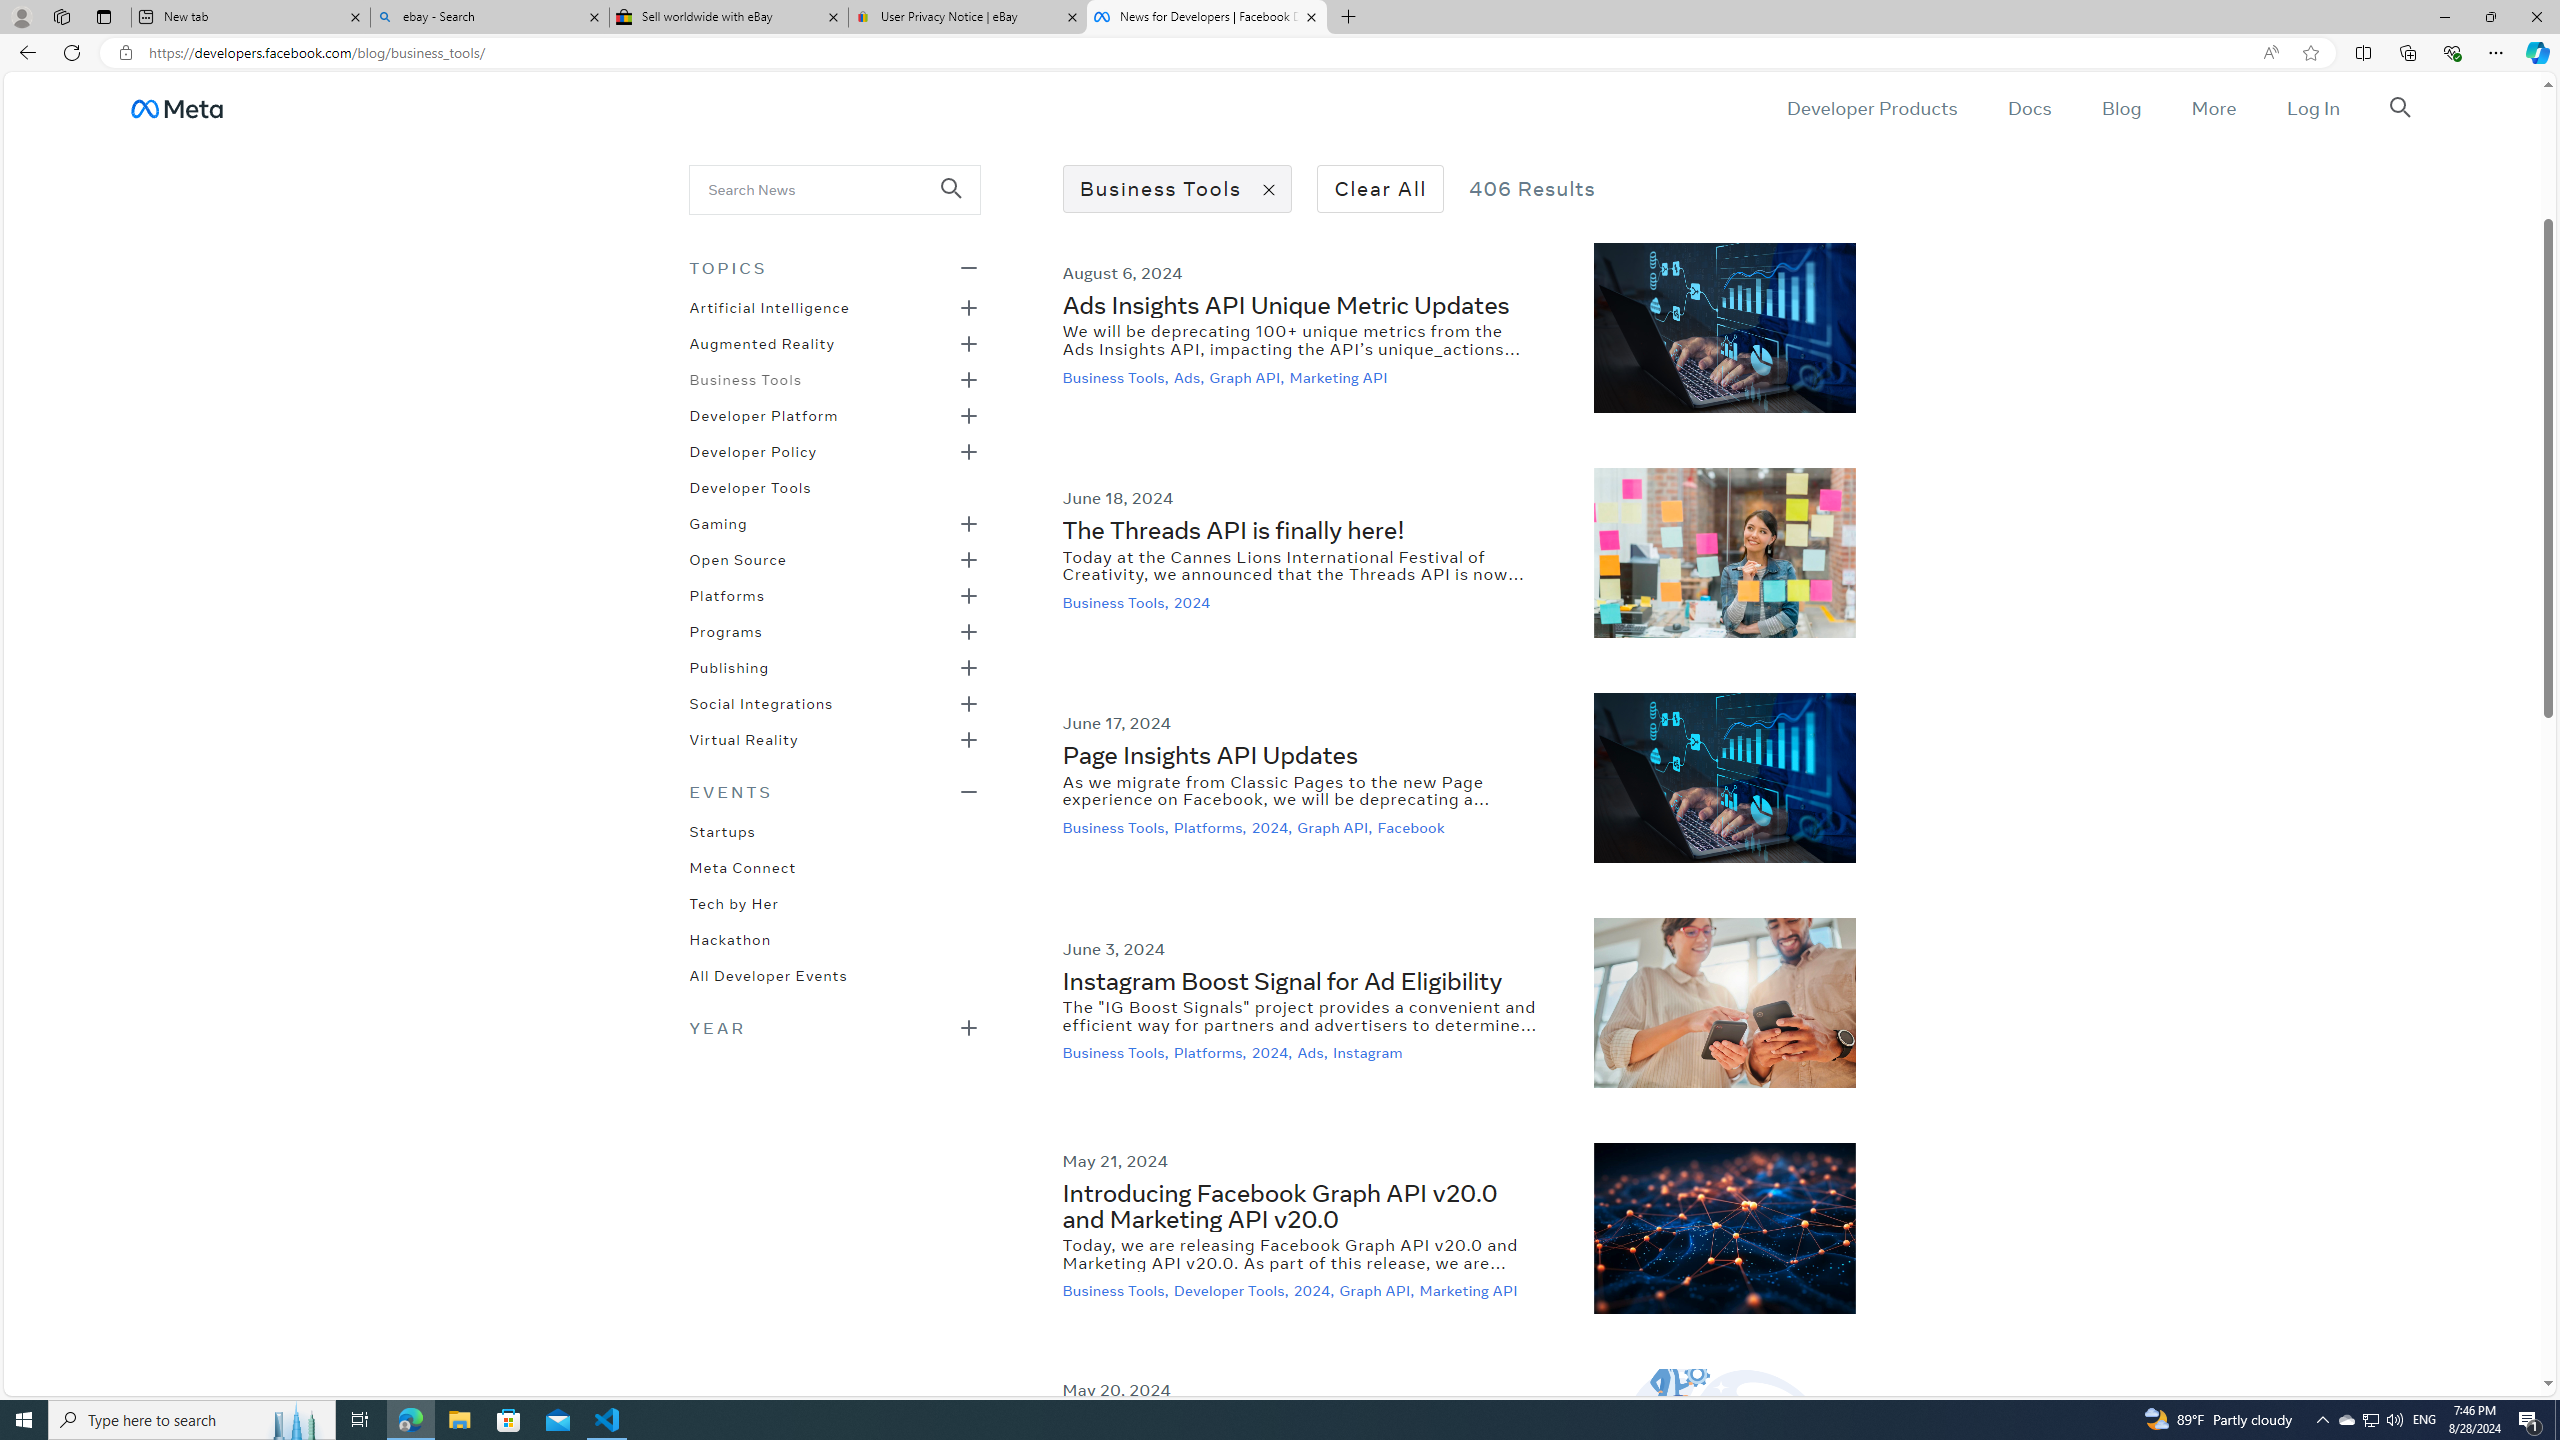 The height and width of the screenshot is (1440, 2560). What do you see at coordinates (2213, 107) in the screenshot?
I see `'More'` at bounding box center [2213, 107].